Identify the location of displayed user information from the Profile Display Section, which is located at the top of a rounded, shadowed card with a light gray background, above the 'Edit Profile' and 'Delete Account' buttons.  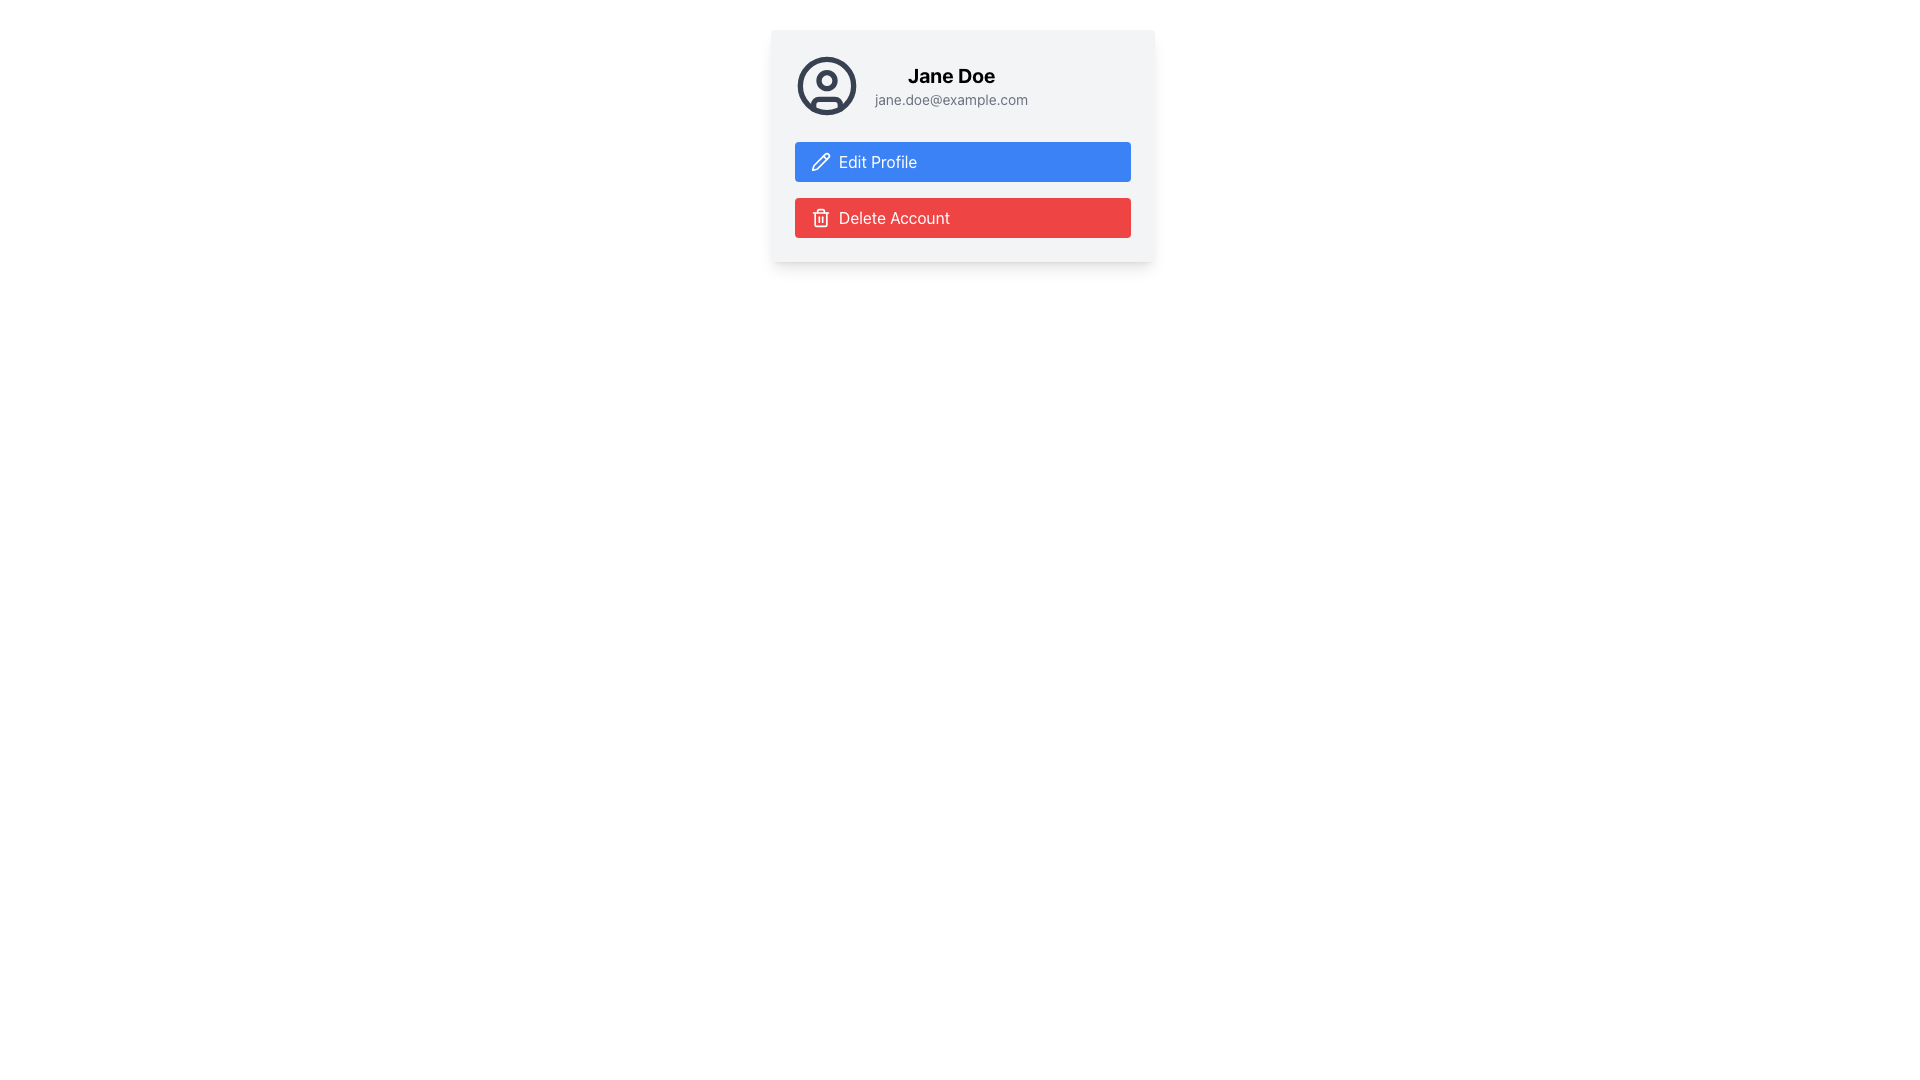
(963, 84).